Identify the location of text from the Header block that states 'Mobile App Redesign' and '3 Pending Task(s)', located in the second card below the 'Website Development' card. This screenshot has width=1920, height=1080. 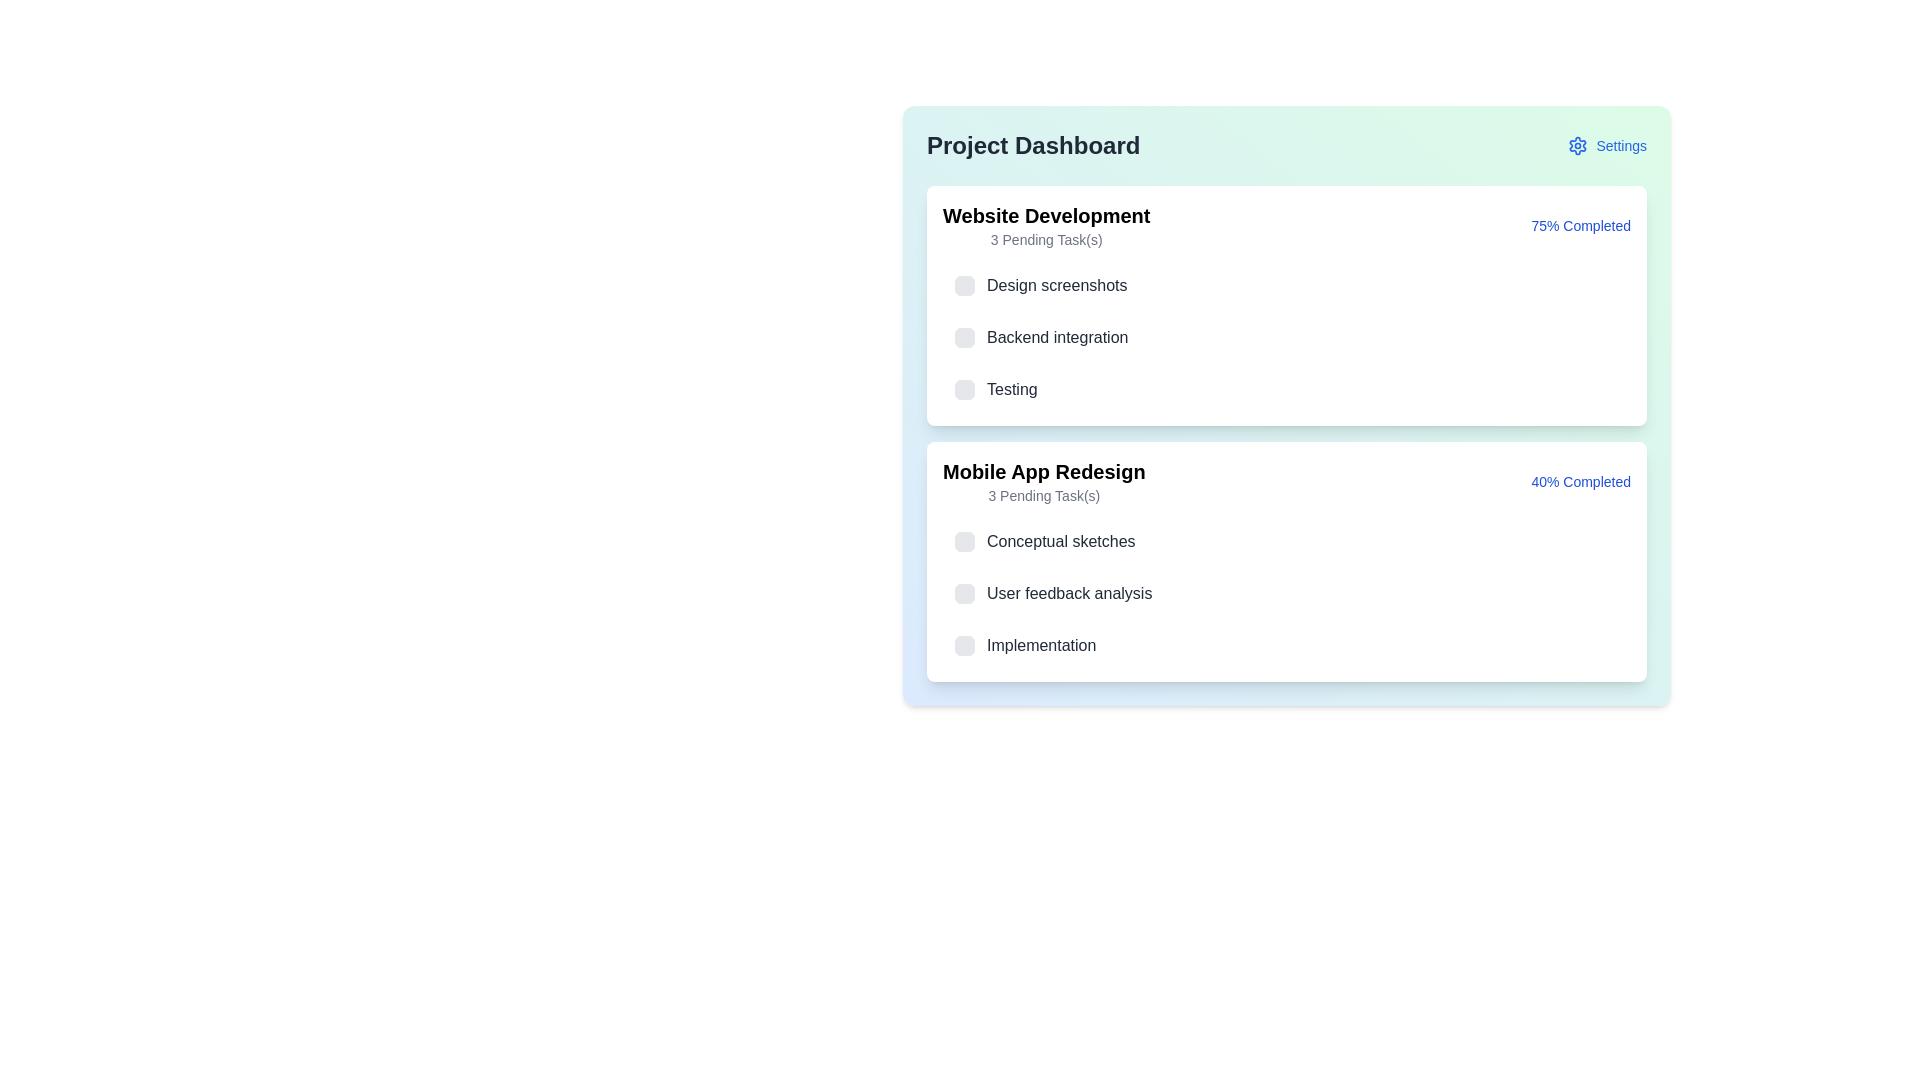
(1043, 482).